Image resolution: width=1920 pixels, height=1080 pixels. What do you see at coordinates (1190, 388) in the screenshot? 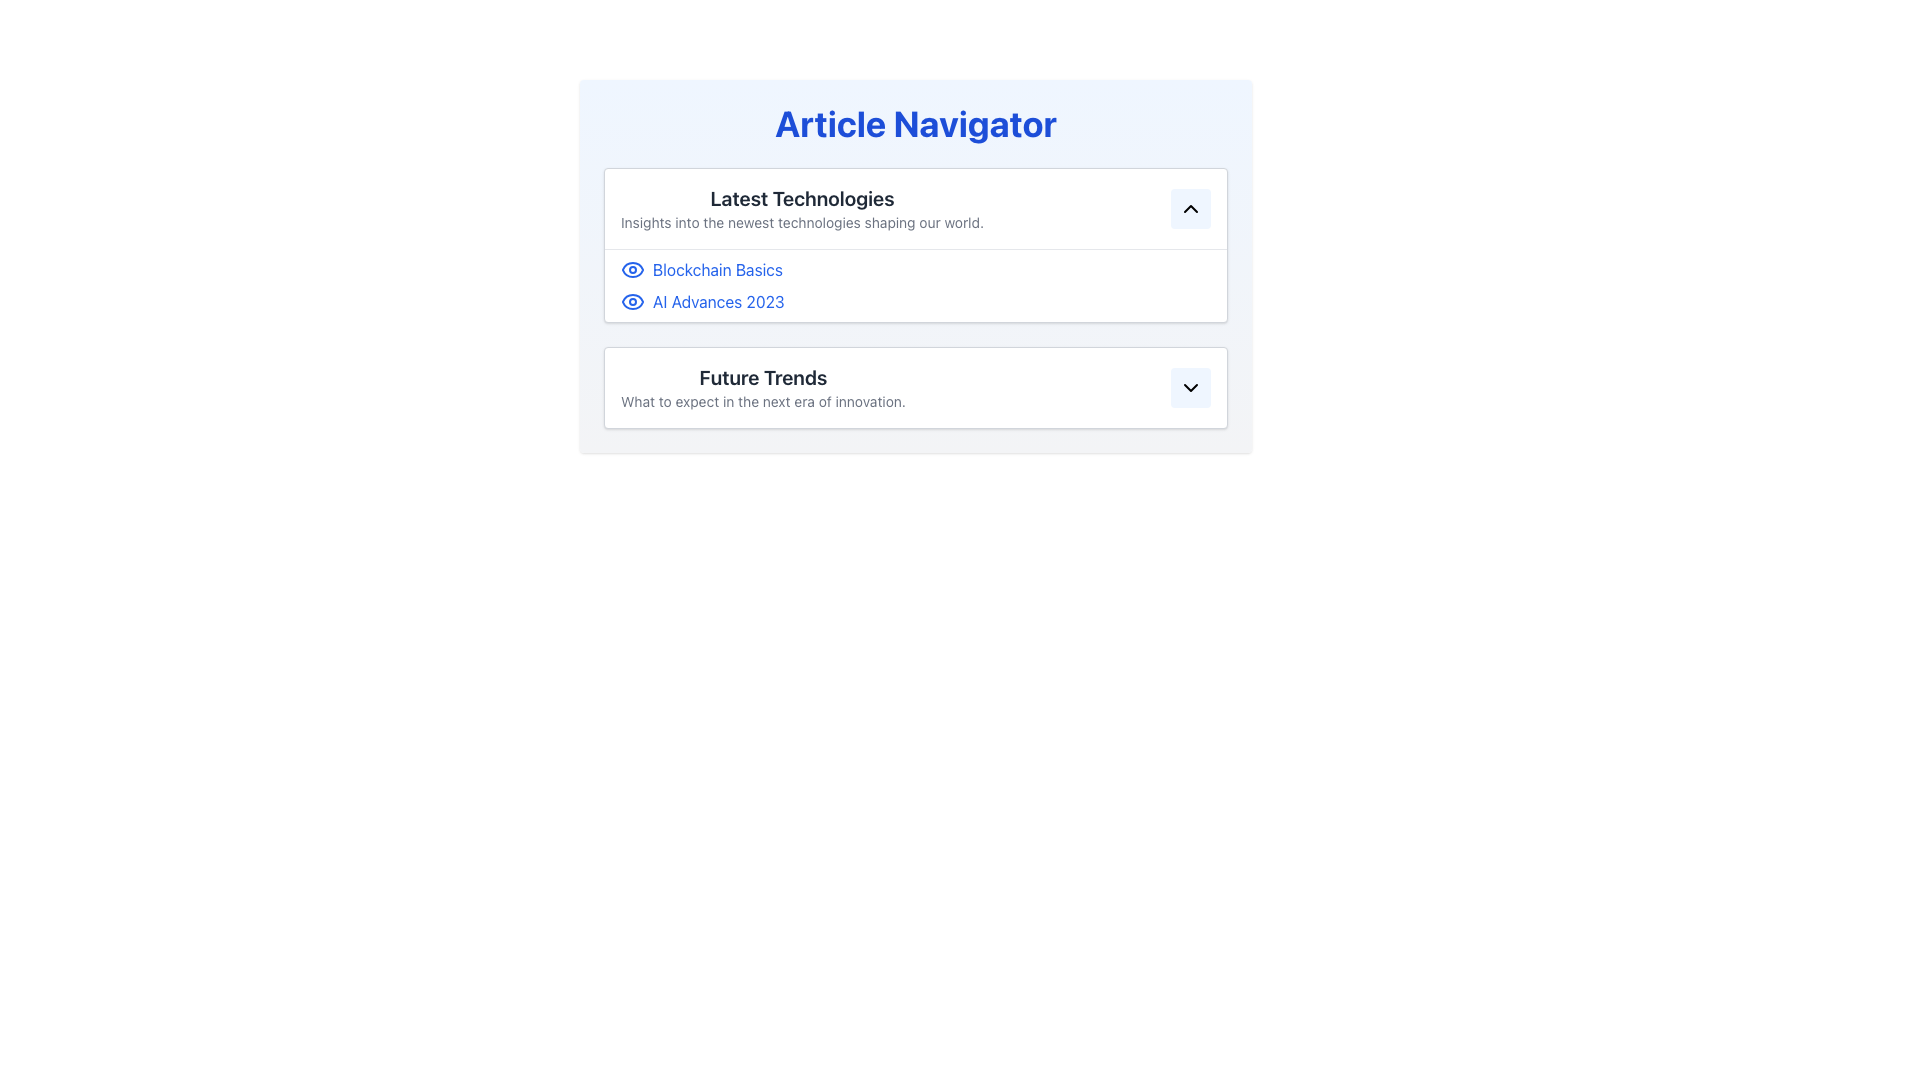
I see `the chevron icon in the bottom-right corner of the 'Future Trends' section` at bounding box center [1190, 388].